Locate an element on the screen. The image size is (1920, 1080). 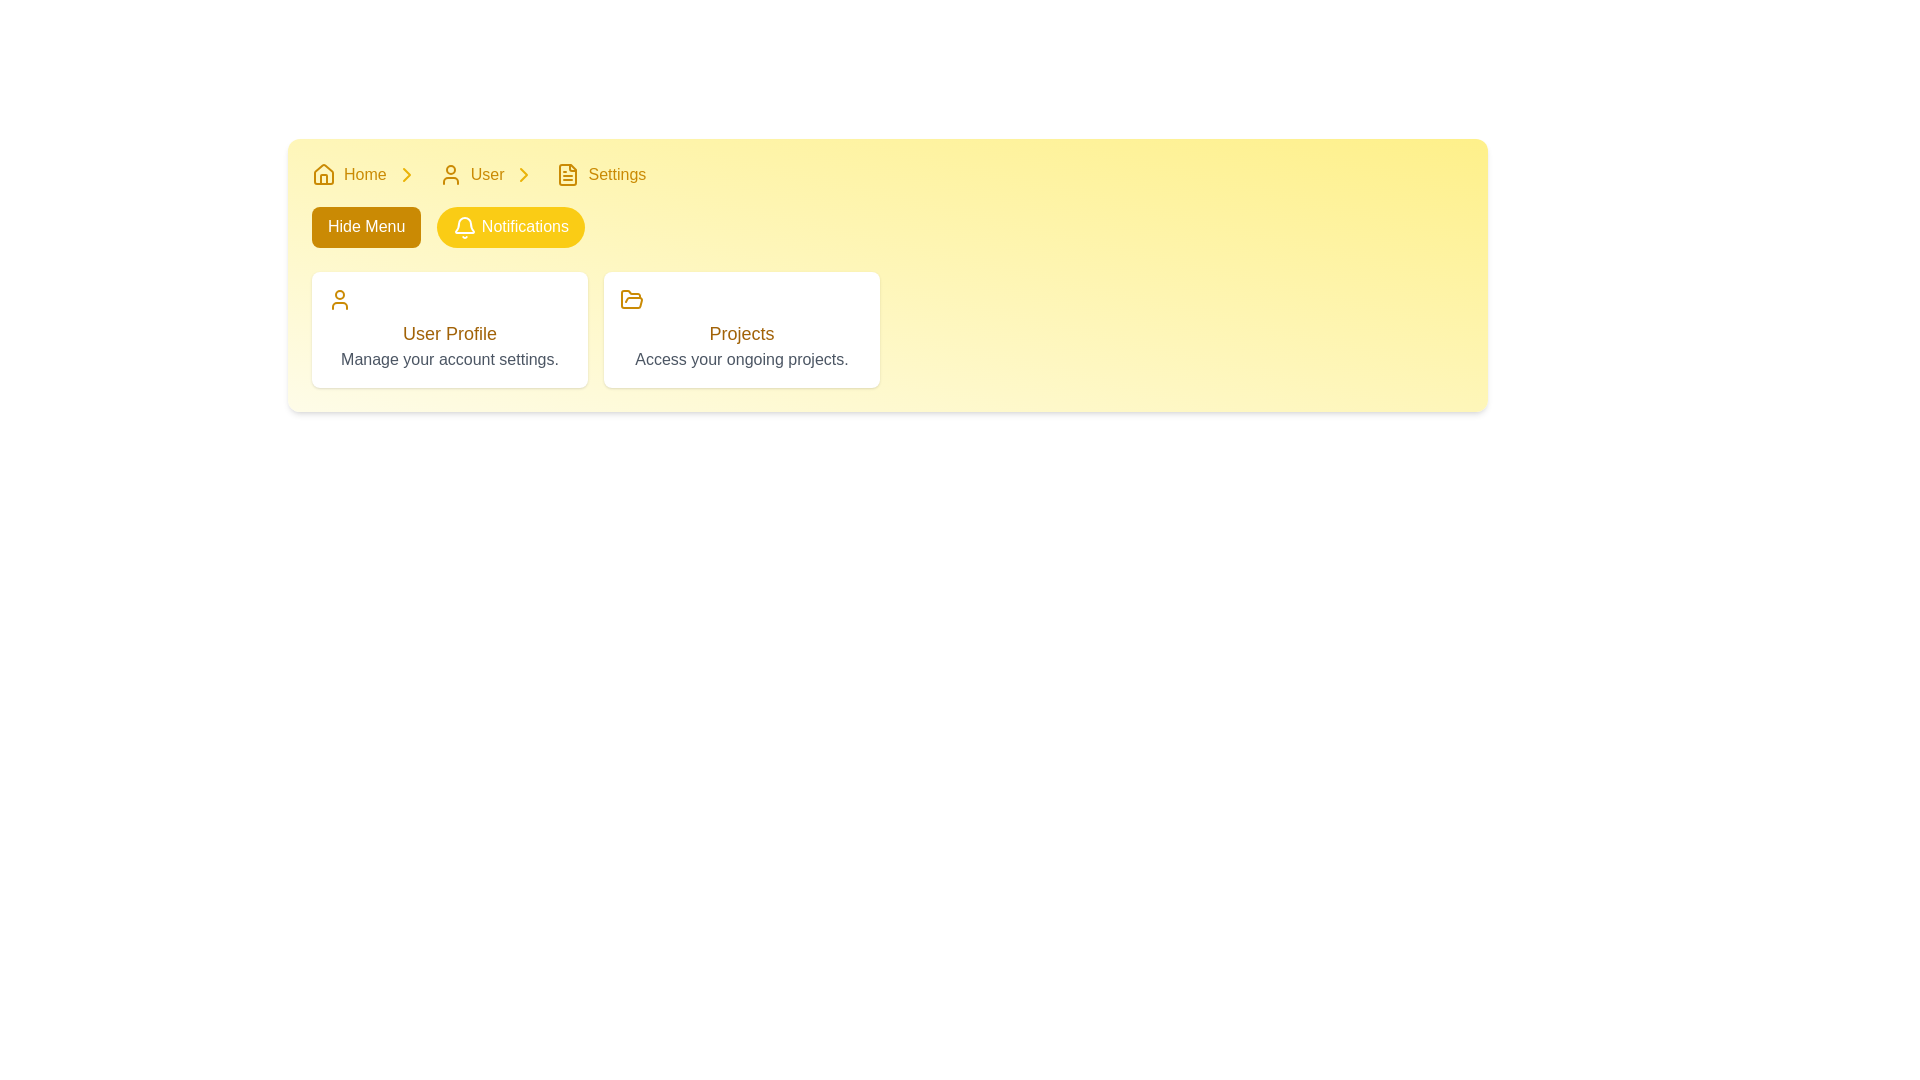
the stylized icon resembling a folded document located in the breadcrumb navigation bar, positioned to the immediate left of the 'Settings' label is located at coordinates (567, 173).